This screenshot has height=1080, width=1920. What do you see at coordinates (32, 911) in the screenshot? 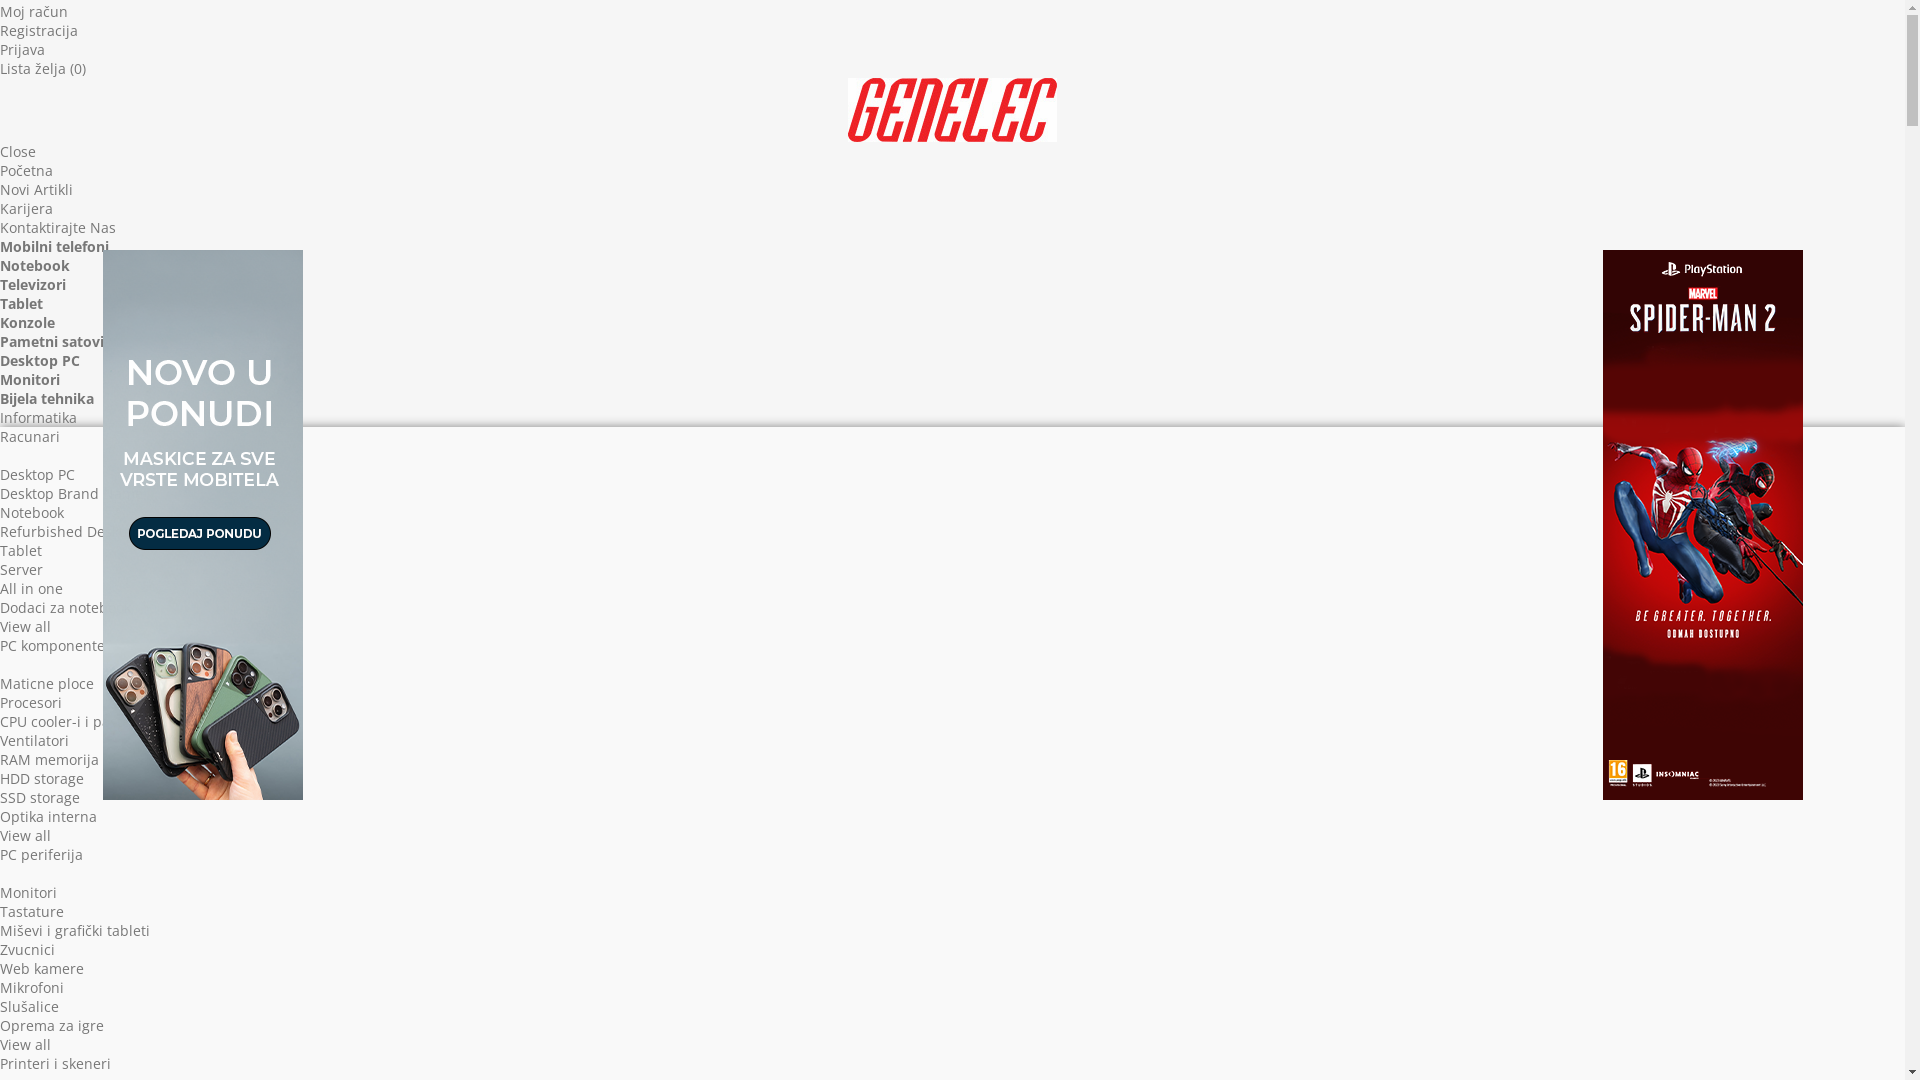
I see `'Tastature'` at bounding box center [32, 911].